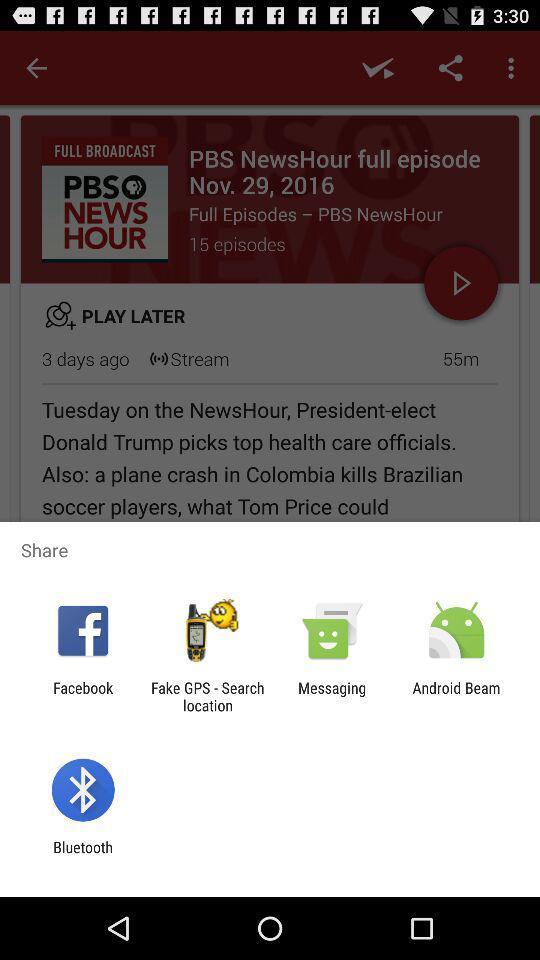  What do you see at coordinates (456, 696) in the screenshot?
I see `the icon to the right of messaging` at bounding box center [456, 696].